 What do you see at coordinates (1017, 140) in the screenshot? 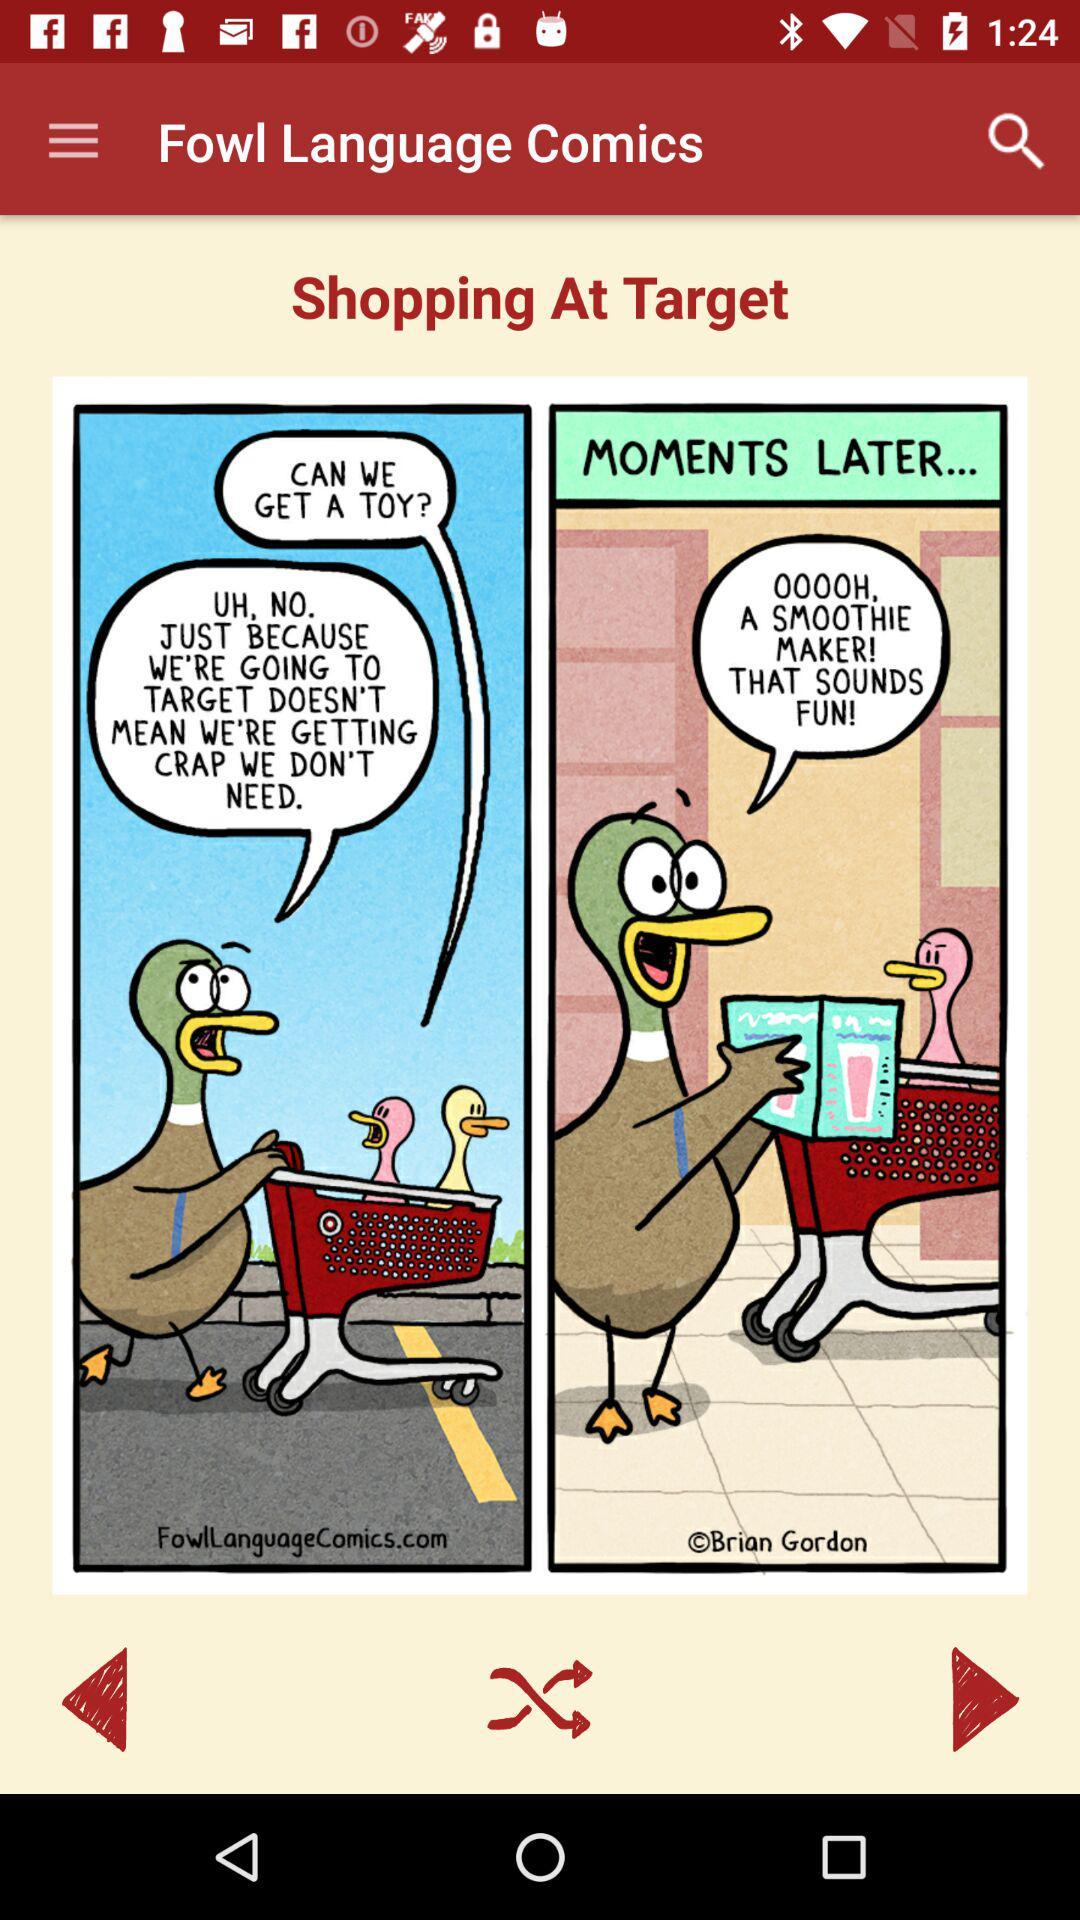
I see `the item to the right of the fowl language comics app` at bounding box center [1017, 140].